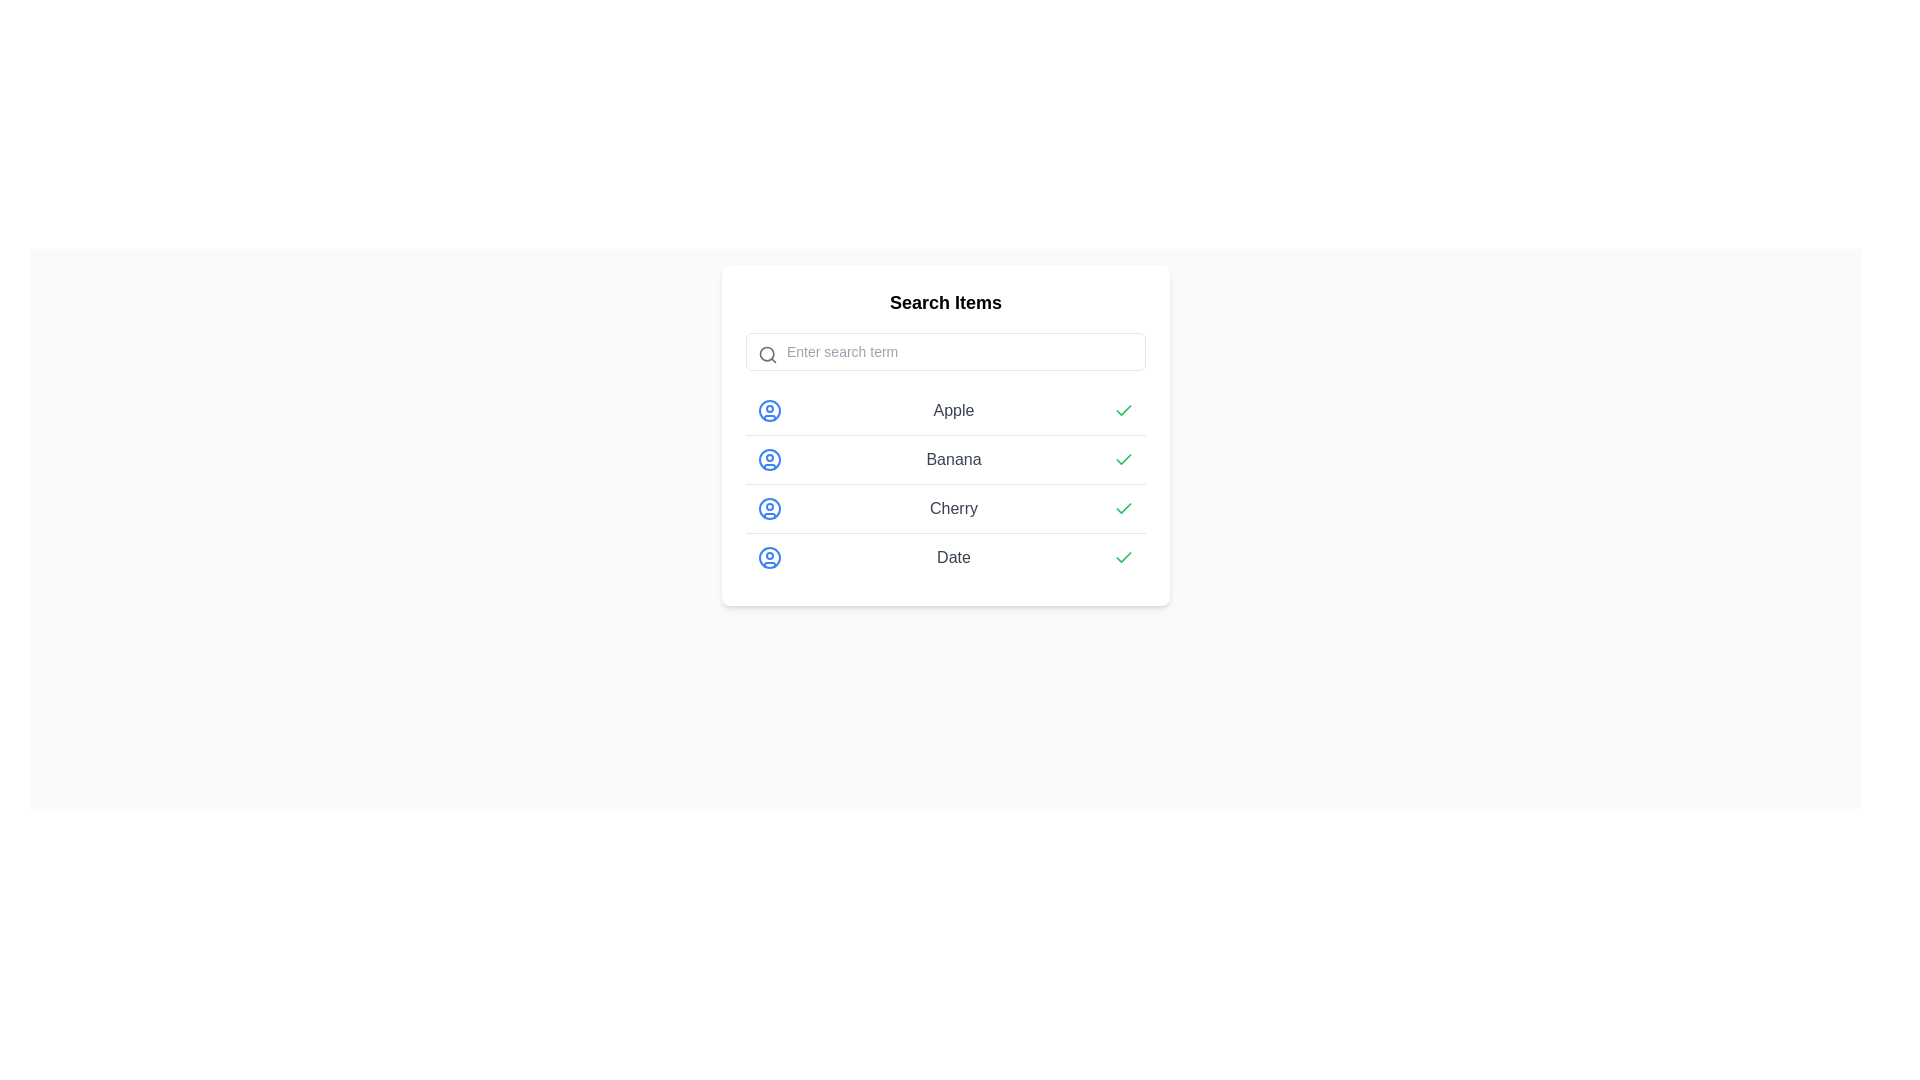 The image size is (1920, 1080). What do you see at coordinates (768, 410) in the screenshot?
I see `the first icon representing 'Apple'` at bounding box center [768, 410].